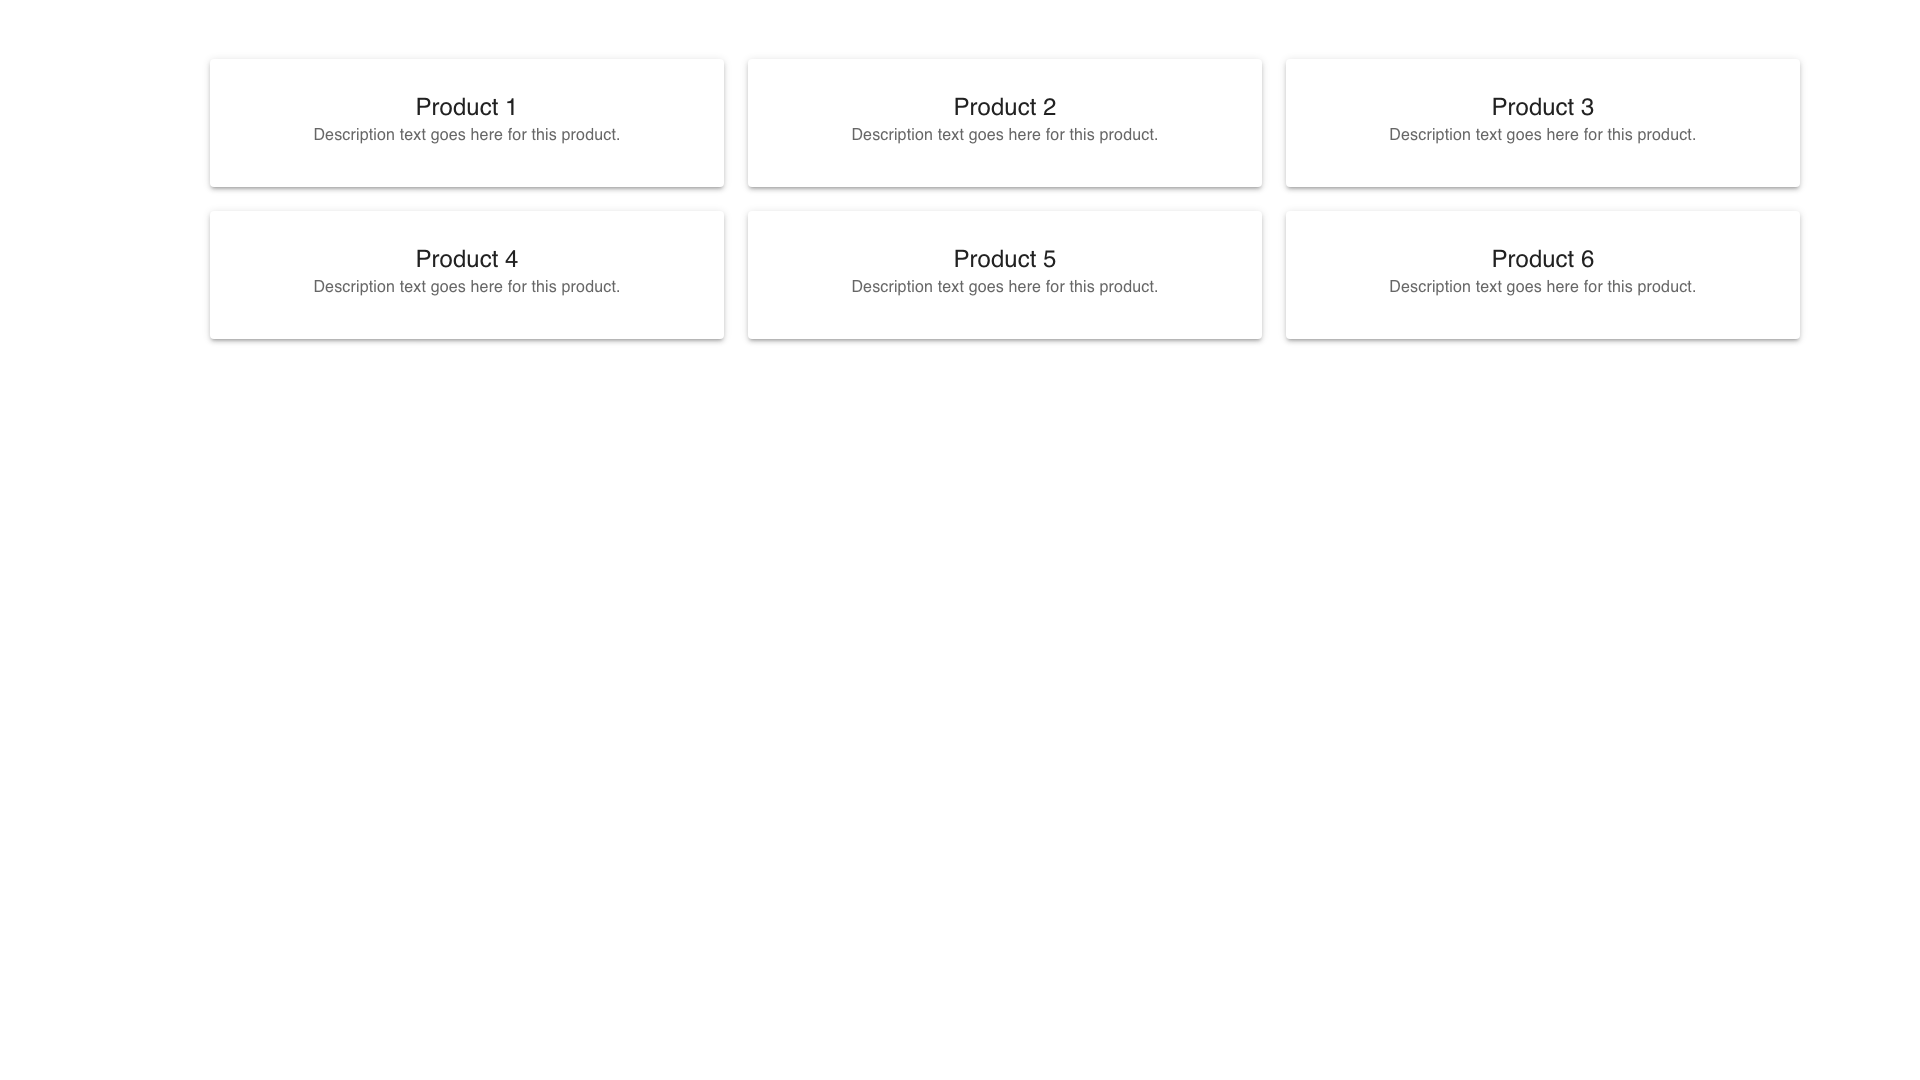 This screenshot has width=1920, height=1080. What do you see at coordinates (993, 111) in the screenshot?
I see `the card titled 'Product 2', which is the second card in the first row of a 3-column grid layout, displaying the description 'Description text goes here for this product.'` at bounding box center [993, 111].